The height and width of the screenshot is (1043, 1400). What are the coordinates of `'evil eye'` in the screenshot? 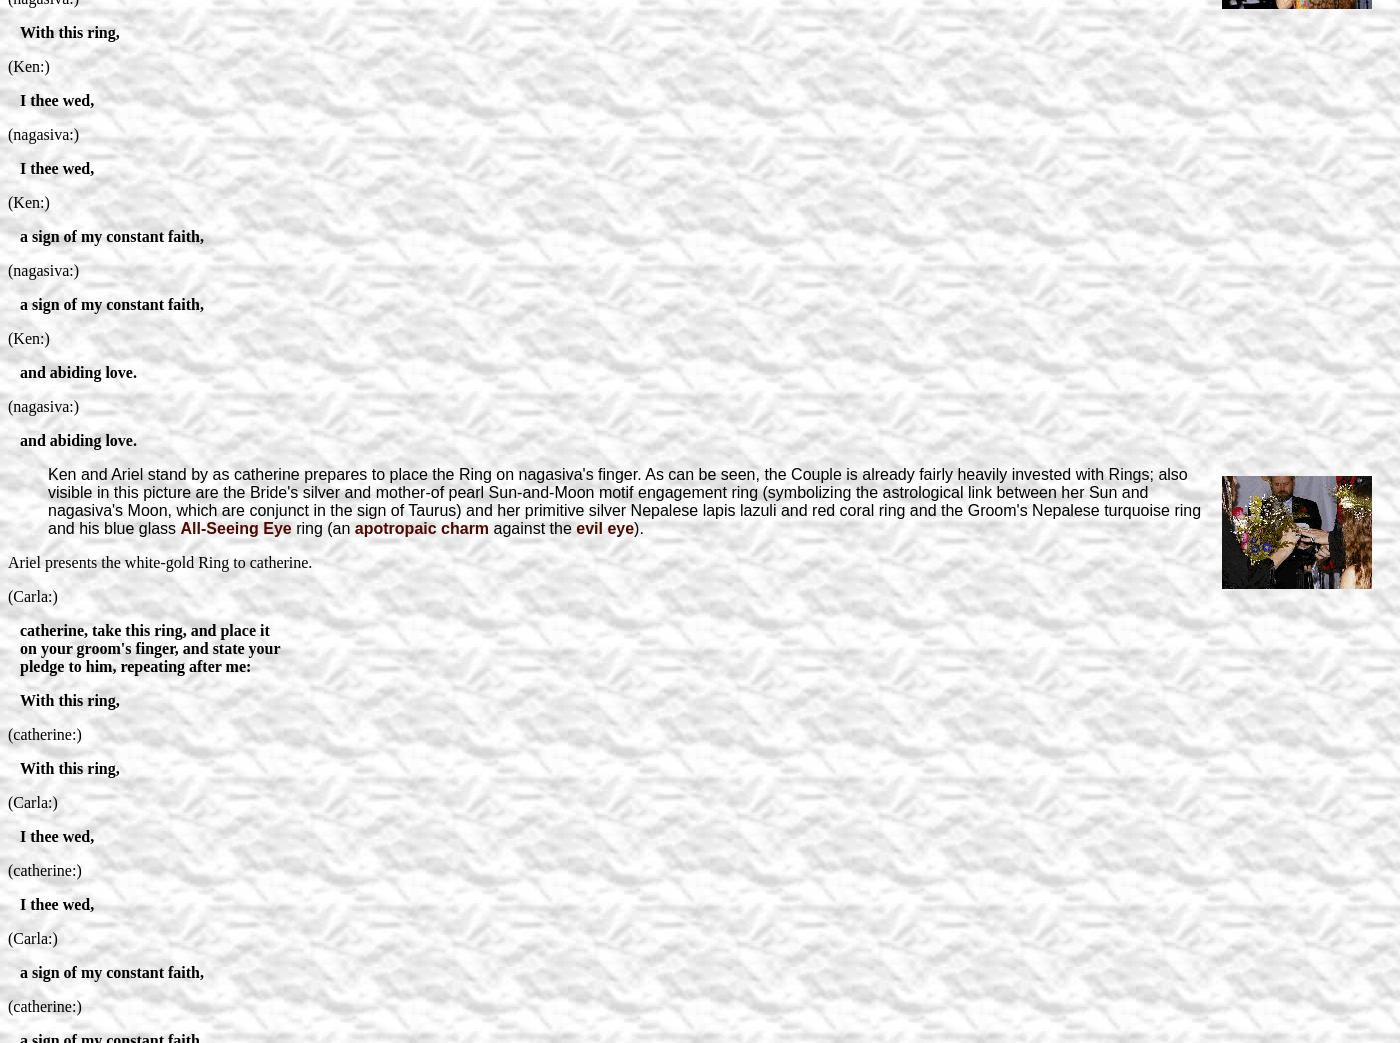 It's located at (604, 527).